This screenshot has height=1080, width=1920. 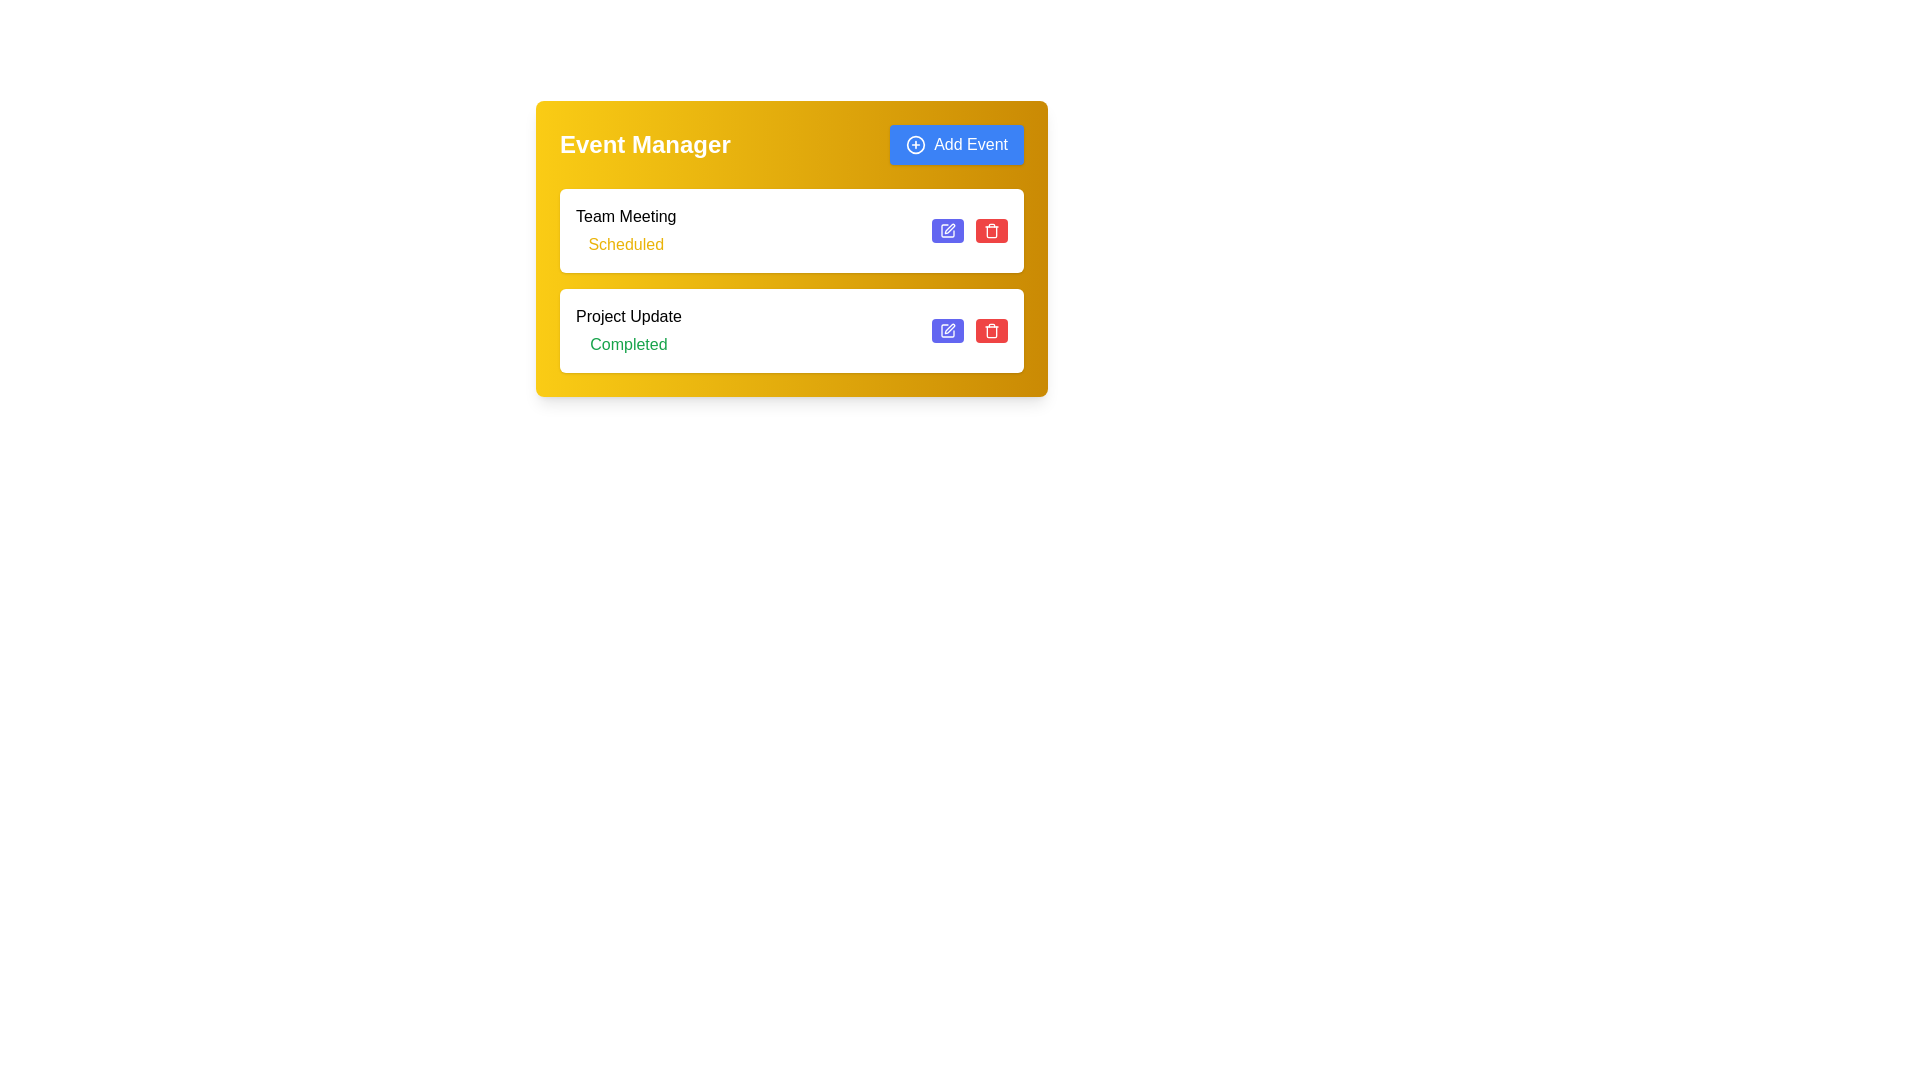 I want to click on circular icon within the 'Add Event' button located in the top-right corner of the interface using developer tools, so click(x=915, y=144).